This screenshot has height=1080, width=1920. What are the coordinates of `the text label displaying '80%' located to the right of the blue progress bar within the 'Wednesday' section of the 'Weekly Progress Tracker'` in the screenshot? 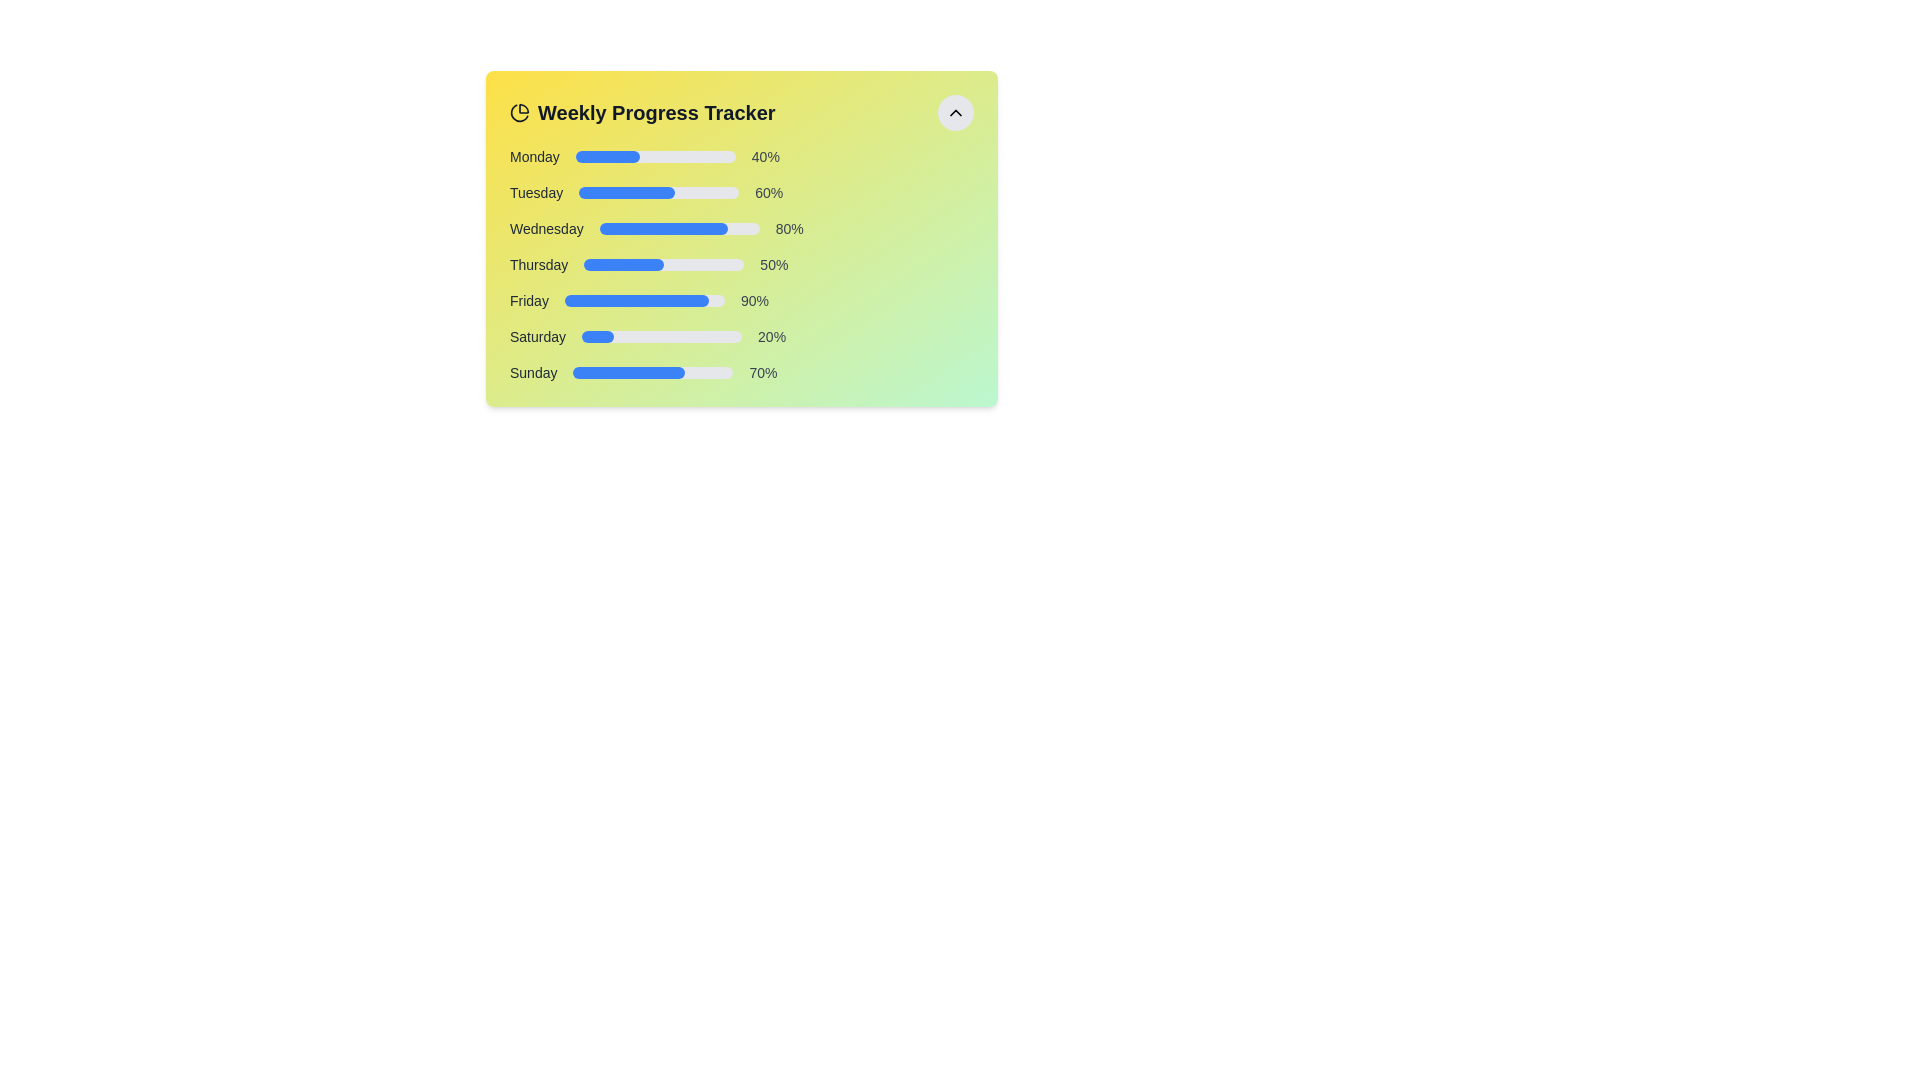 It's located at (788, 227).